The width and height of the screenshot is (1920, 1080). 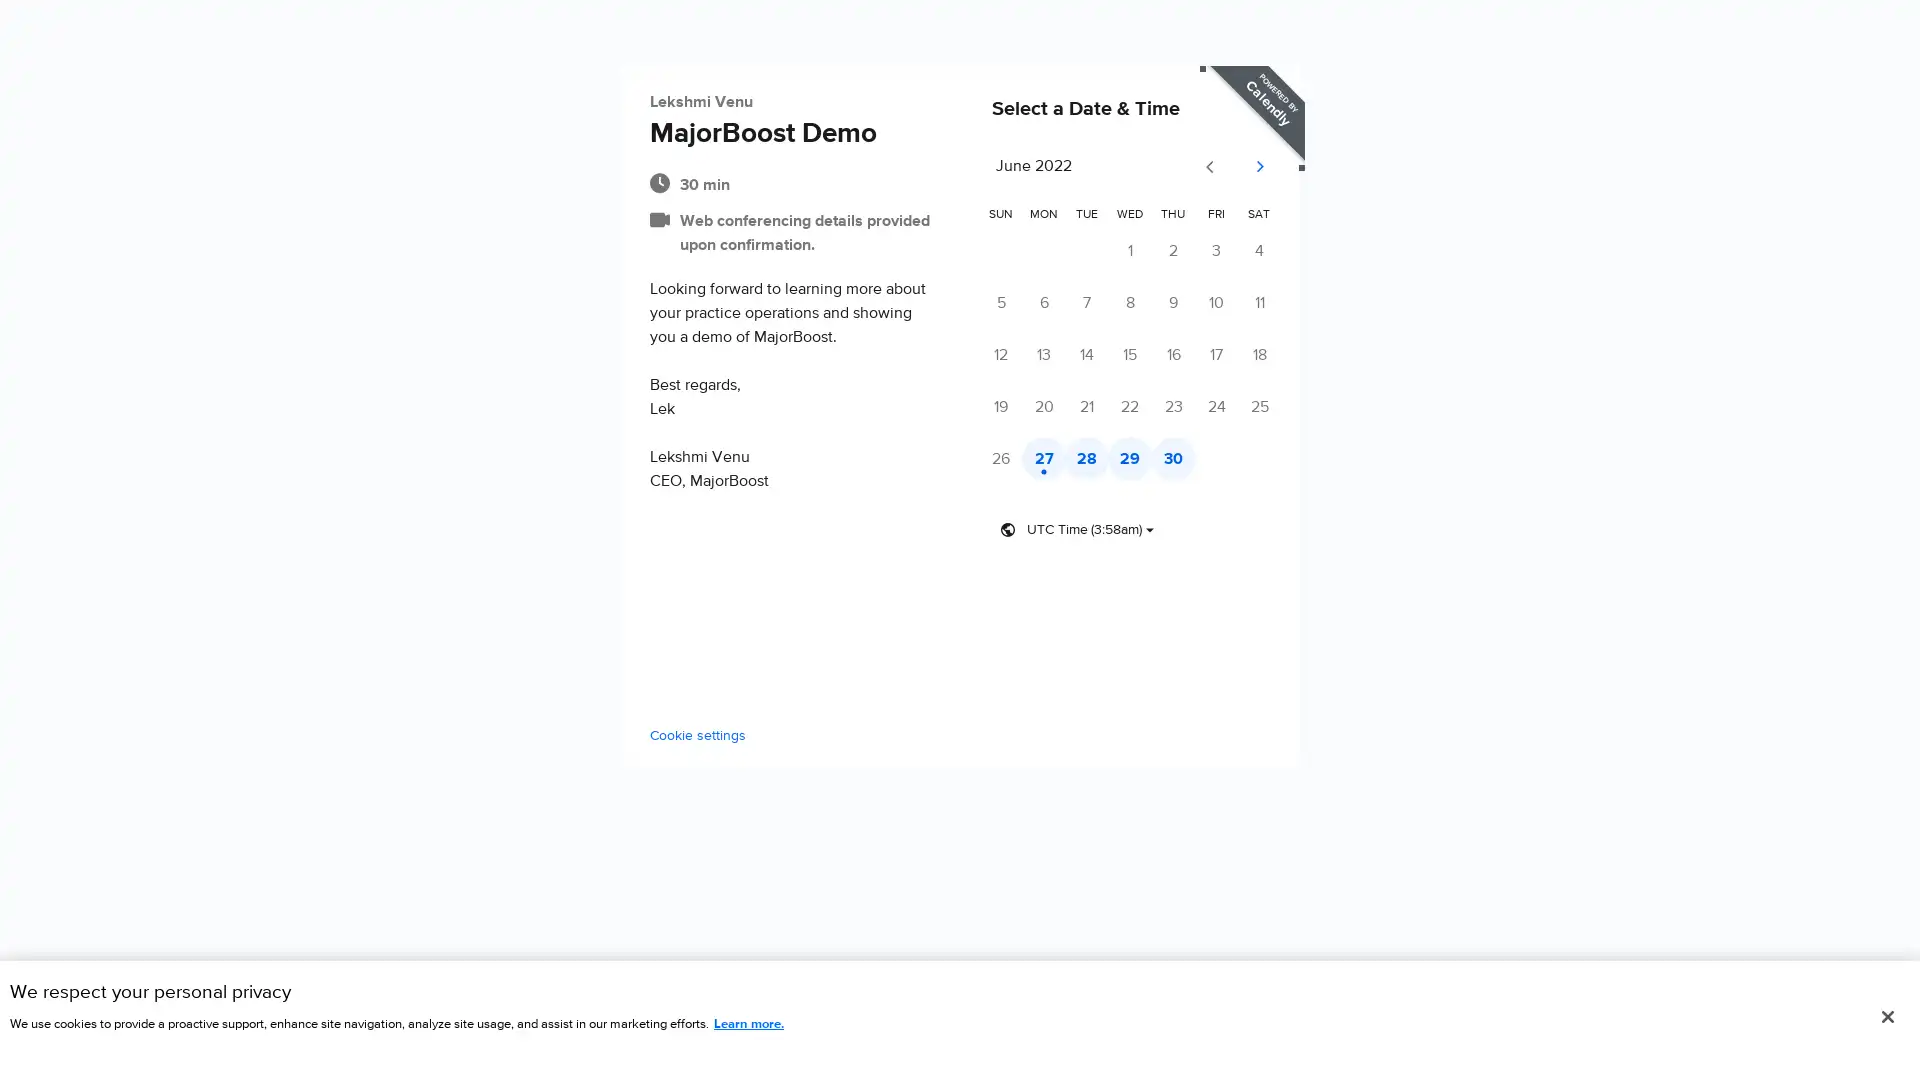 What do you see at coordinates (1106, 407) in the screenshot?
I see `Tuesday, June 21 - No times available` at bounding box center [1106, 407].